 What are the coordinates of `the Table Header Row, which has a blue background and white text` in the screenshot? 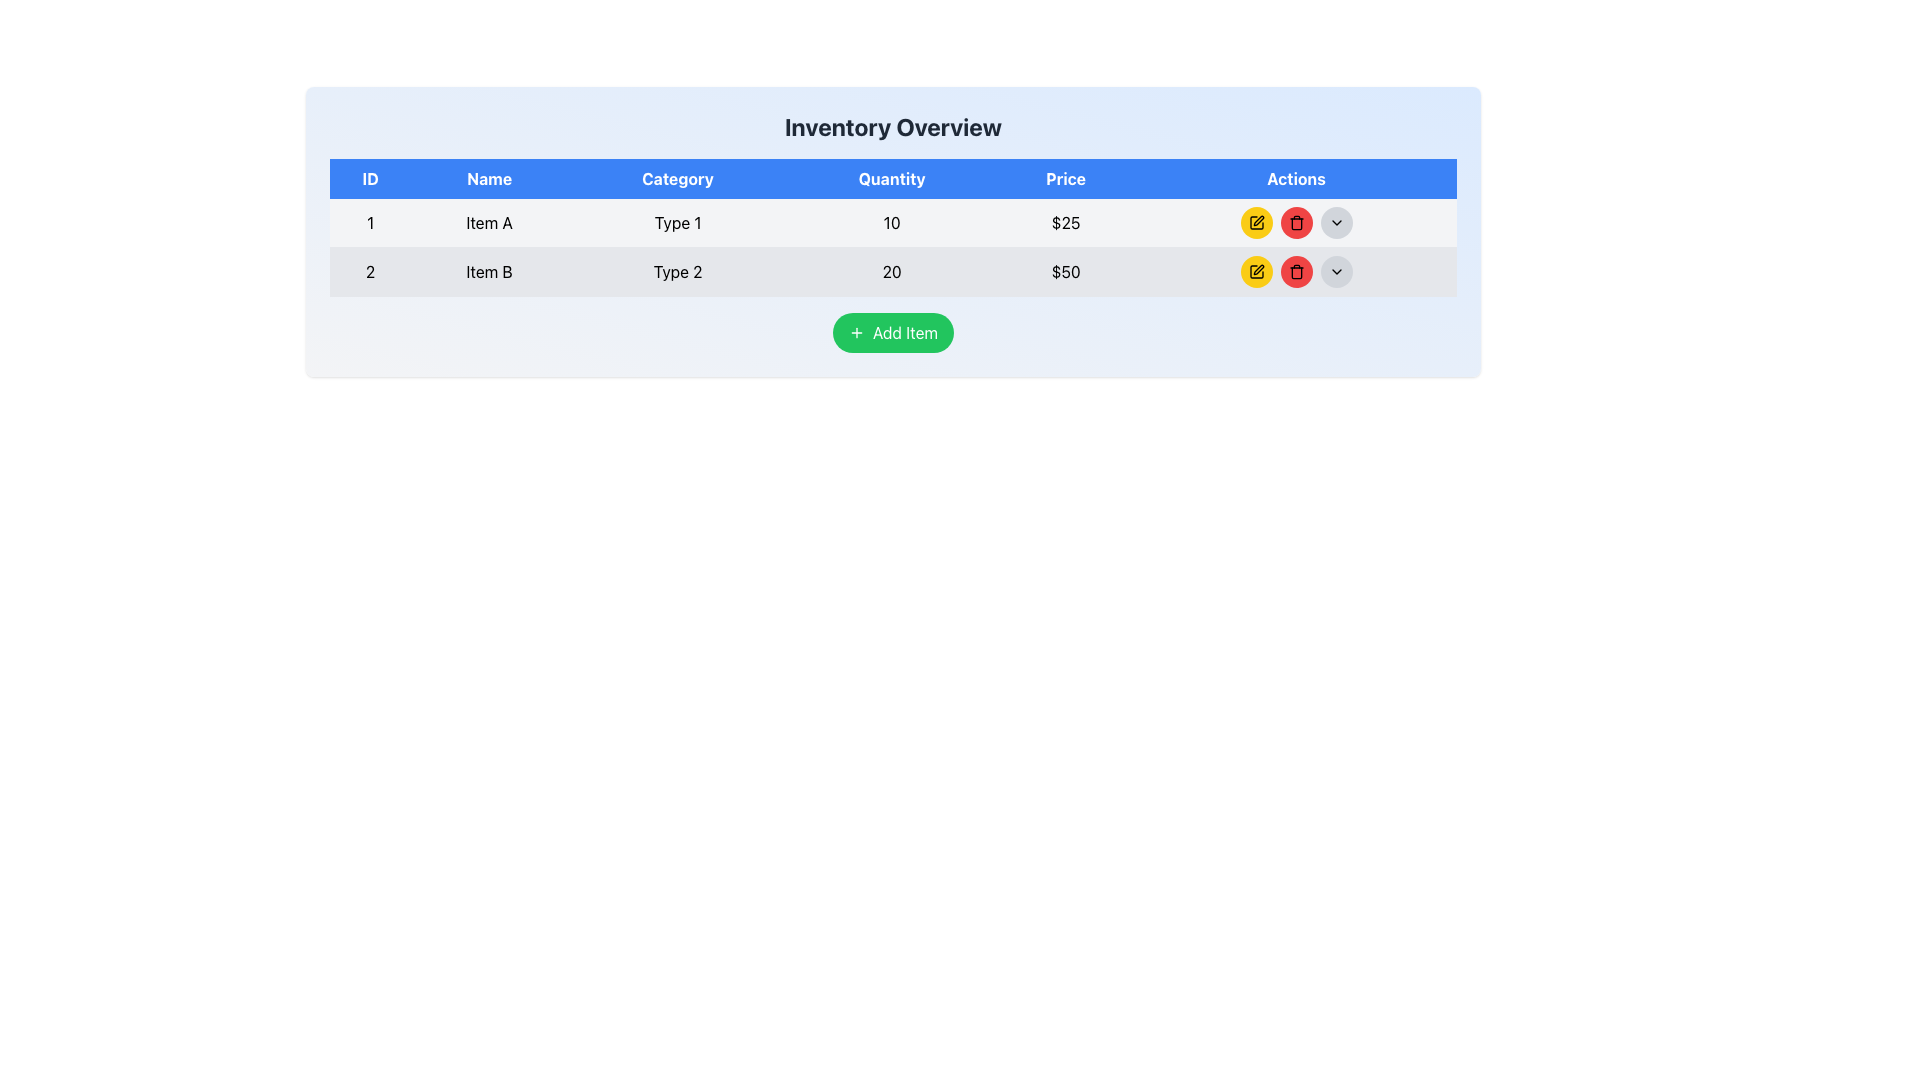 It's located at (892, 177).